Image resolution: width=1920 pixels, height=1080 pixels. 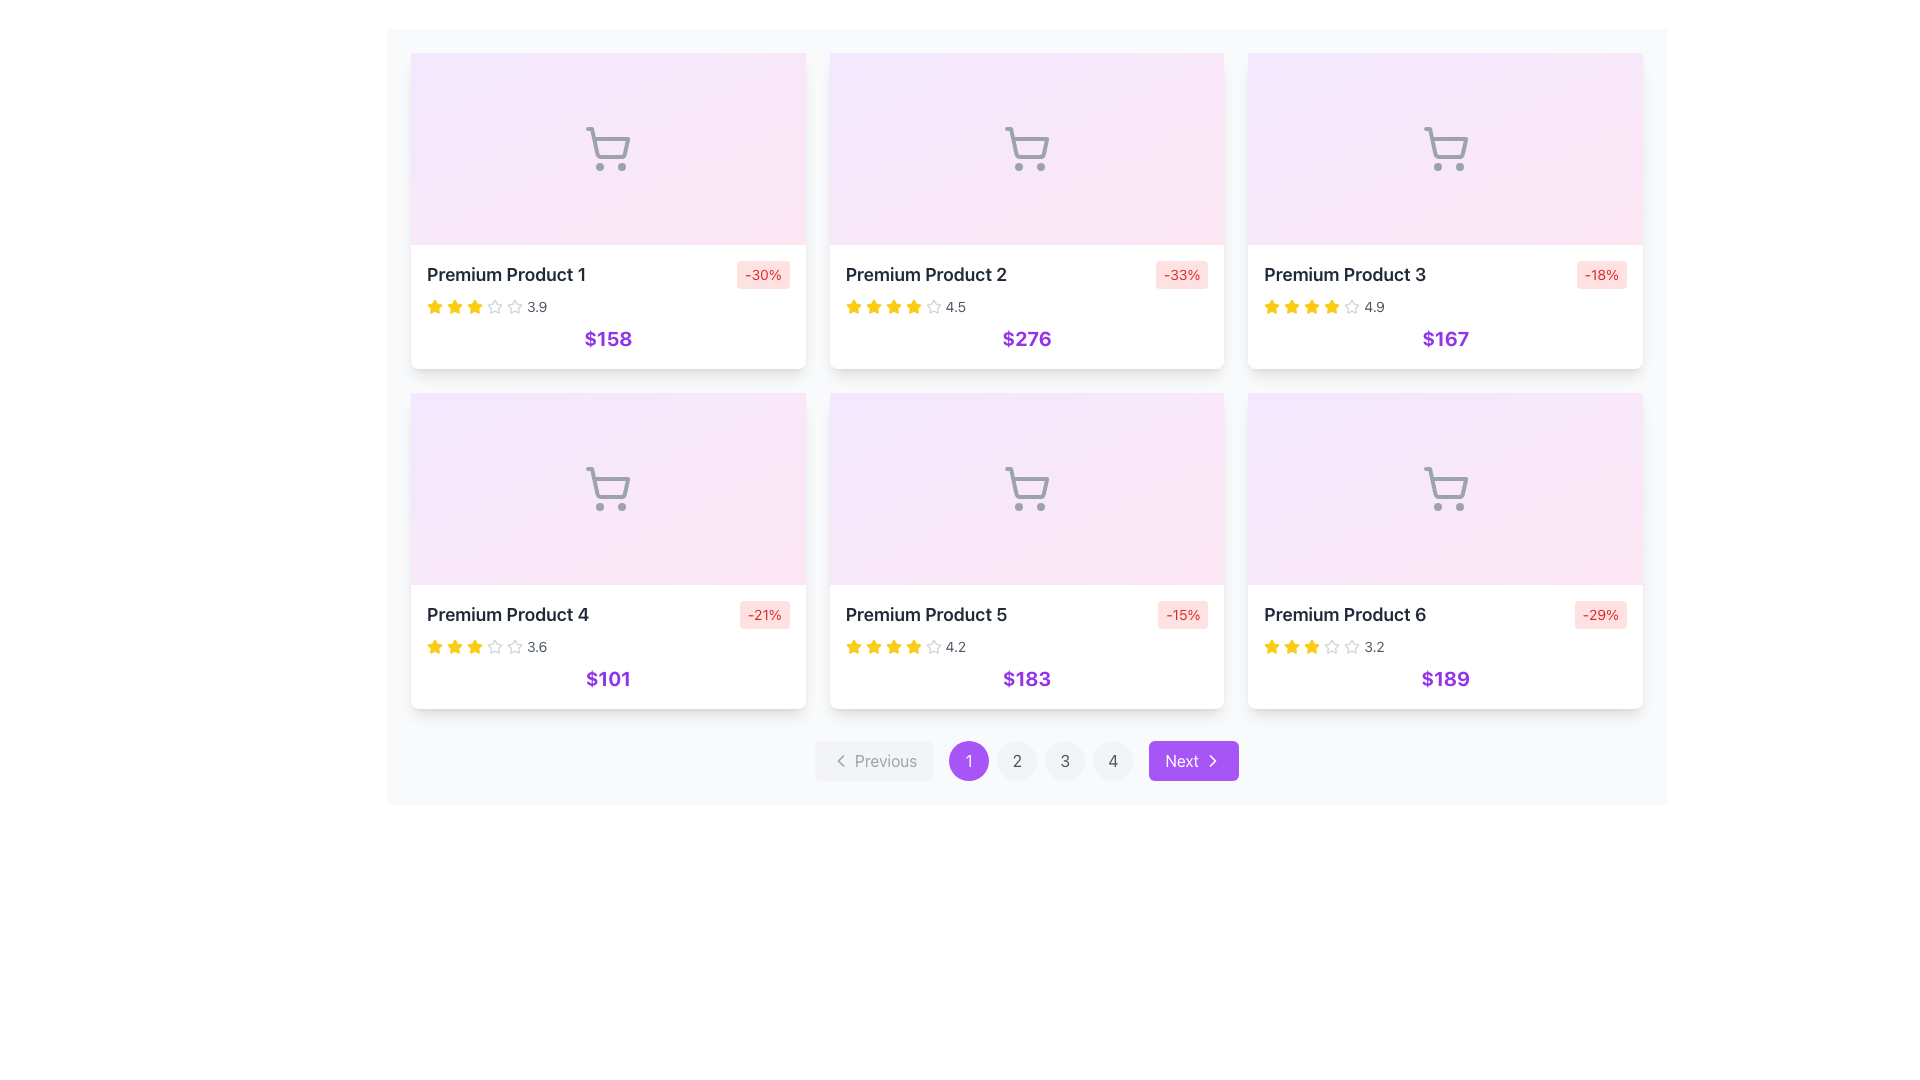 What do you see at coordinates (1352, 306) in the screenshot?
I see `the fourth filled star in the rating scale for the product 'Premium Product 3' to rate it` at bounding box center [1352, 306].